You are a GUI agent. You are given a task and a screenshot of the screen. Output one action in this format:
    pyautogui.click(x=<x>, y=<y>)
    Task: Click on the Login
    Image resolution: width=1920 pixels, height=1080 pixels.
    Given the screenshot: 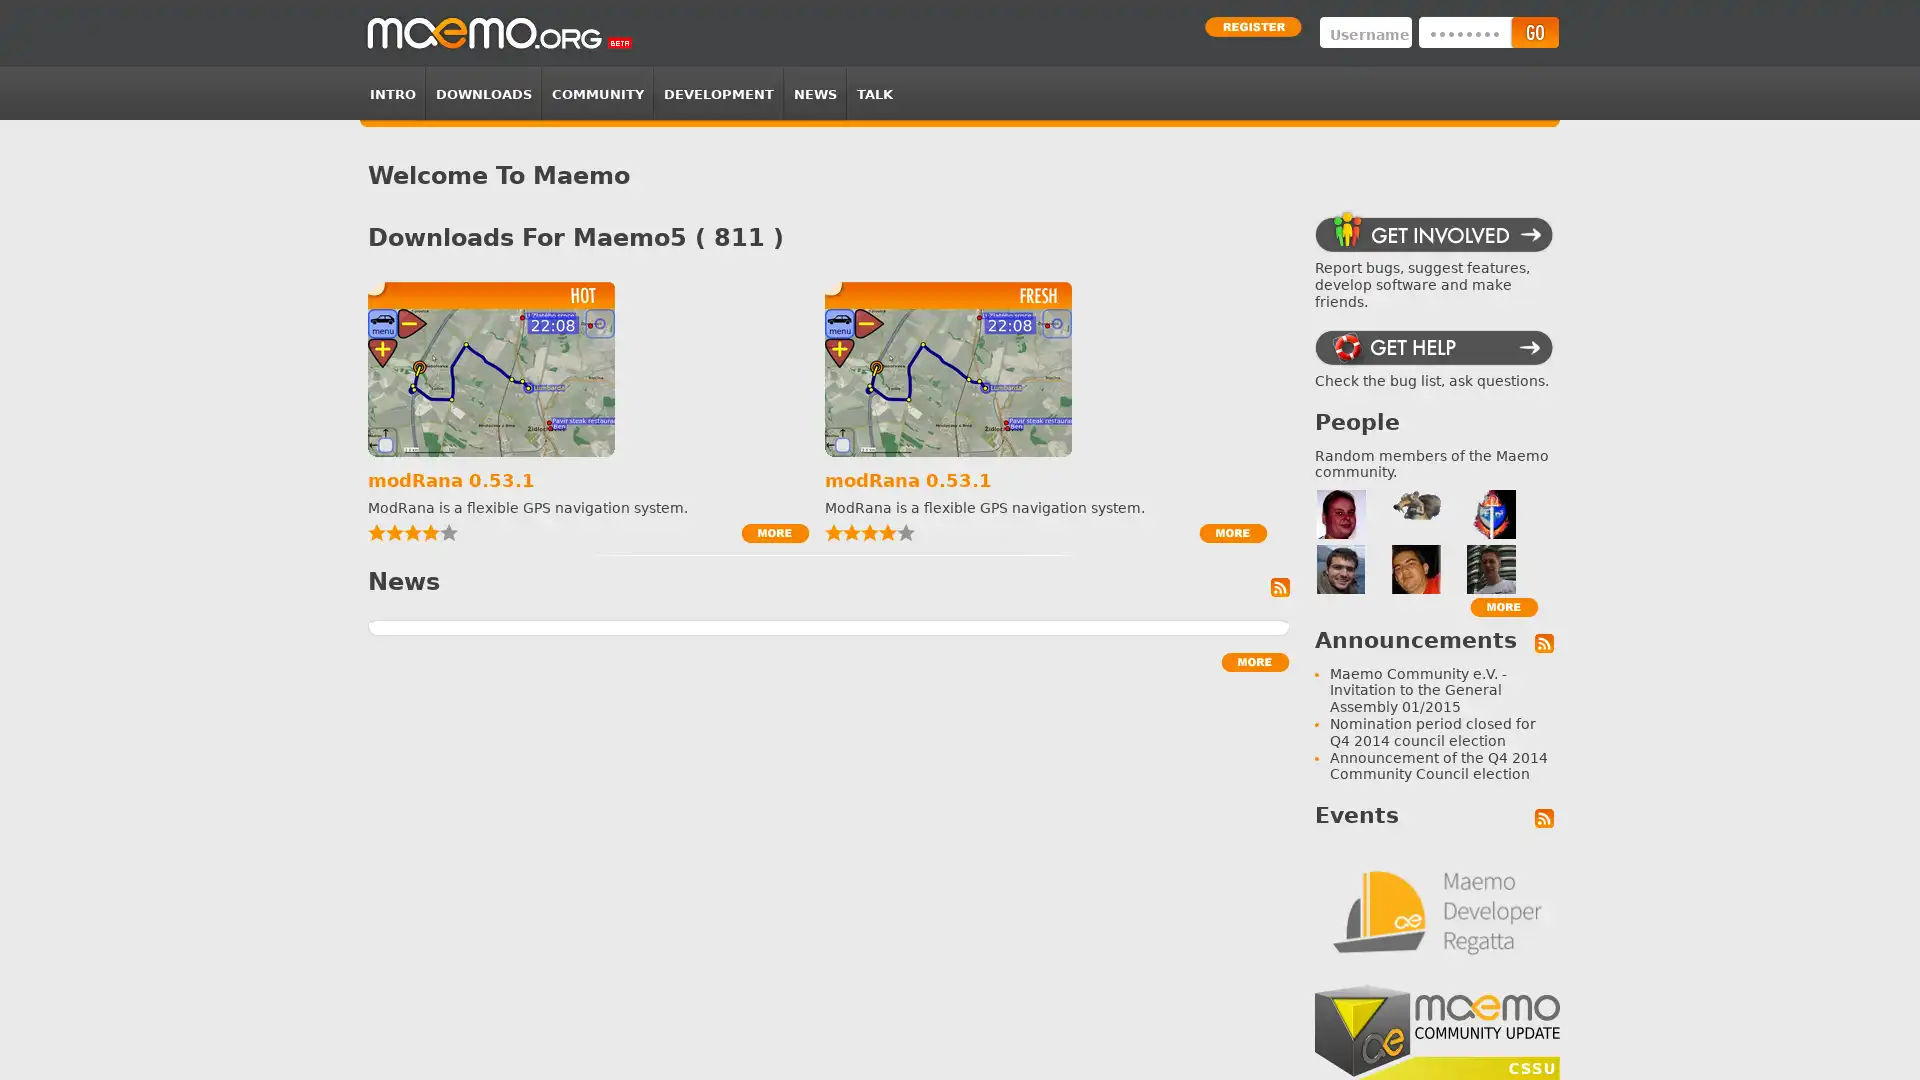 What is the action you would take?
    pyautogui.click(x=1533, y=32)
    